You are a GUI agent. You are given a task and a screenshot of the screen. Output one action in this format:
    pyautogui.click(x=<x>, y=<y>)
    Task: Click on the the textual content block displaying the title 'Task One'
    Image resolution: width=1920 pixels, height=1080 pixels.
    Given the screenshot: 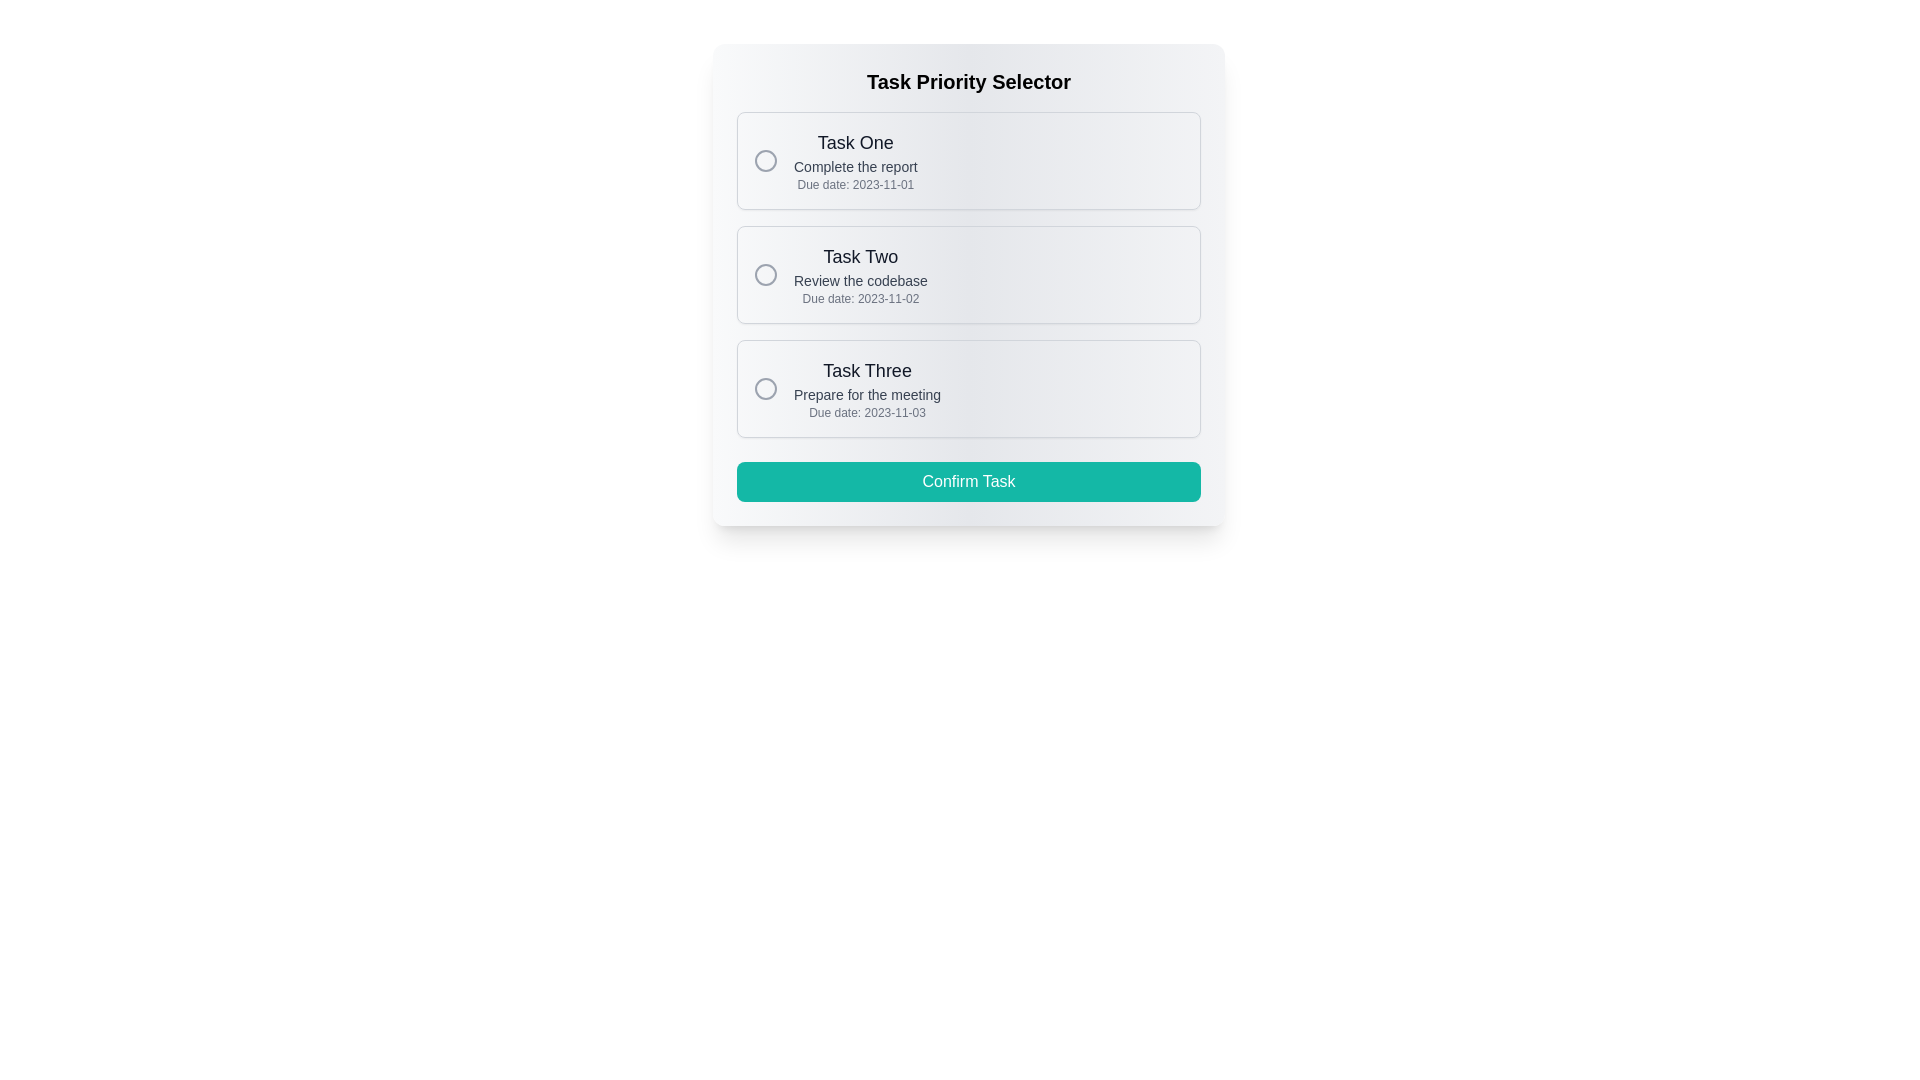 What is the action you would take?
    pyautogui.click(x=855, y=160)
    